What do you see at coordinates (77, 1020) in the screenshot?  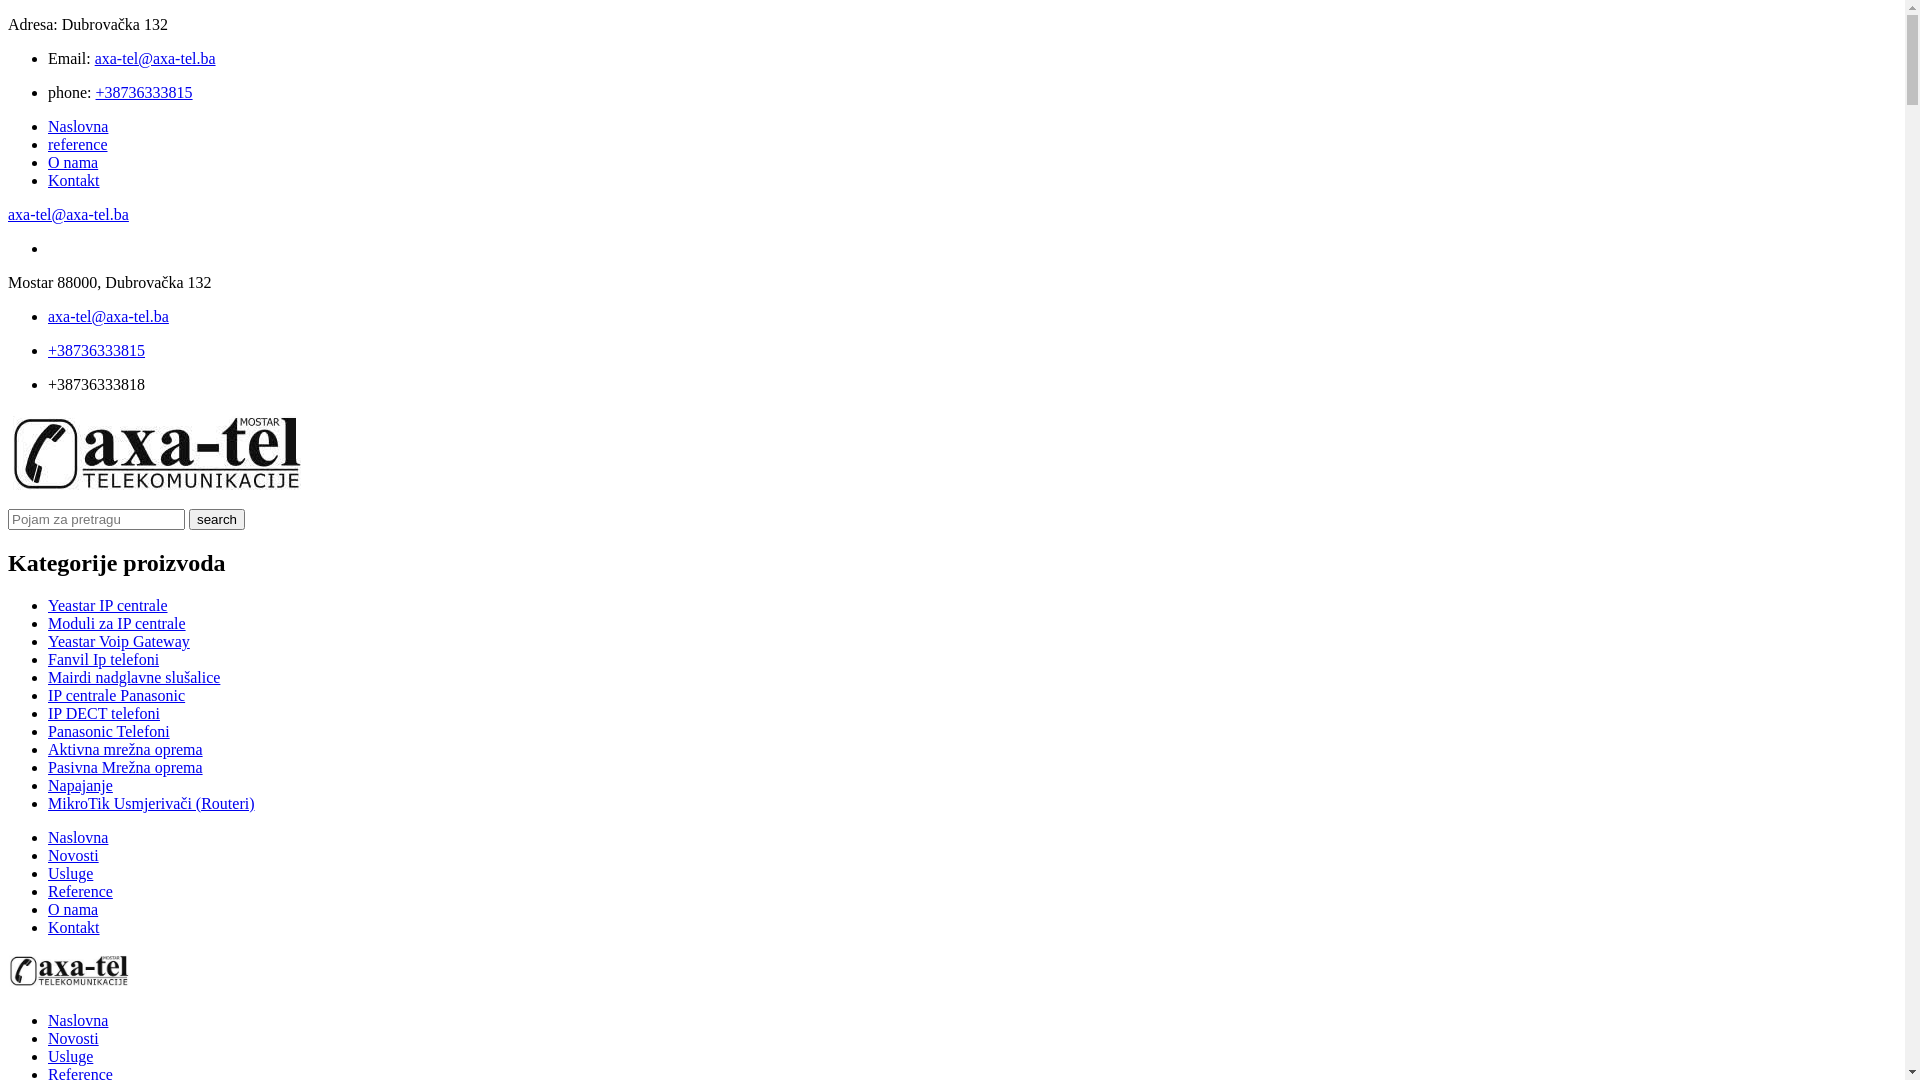 I see `'Naslovna'` at bounding box center [77, 1020].